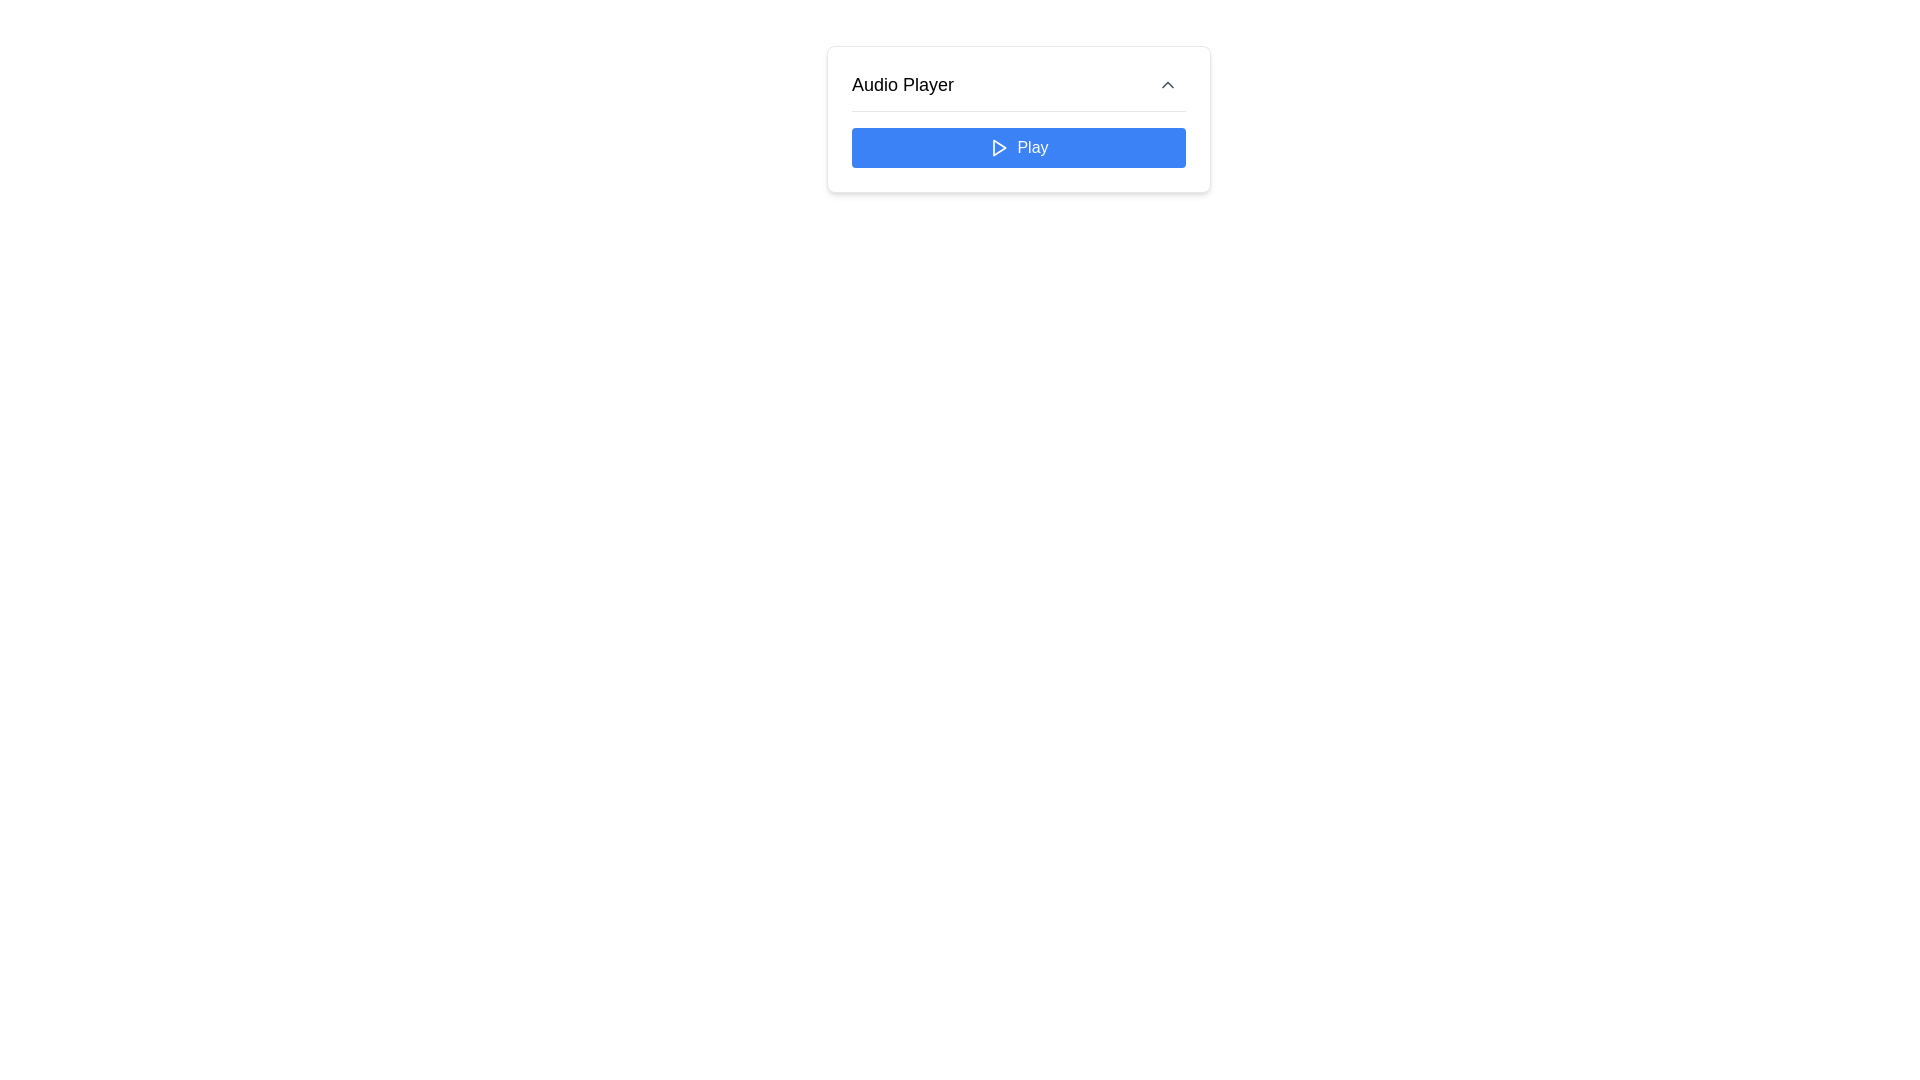 Image resolution: width=1920 pixels, height=1080 pixels. I want to click on the small upward-facing chevron icon located in the top-right area of the 'Audio Player' card, so click(1167, 83).